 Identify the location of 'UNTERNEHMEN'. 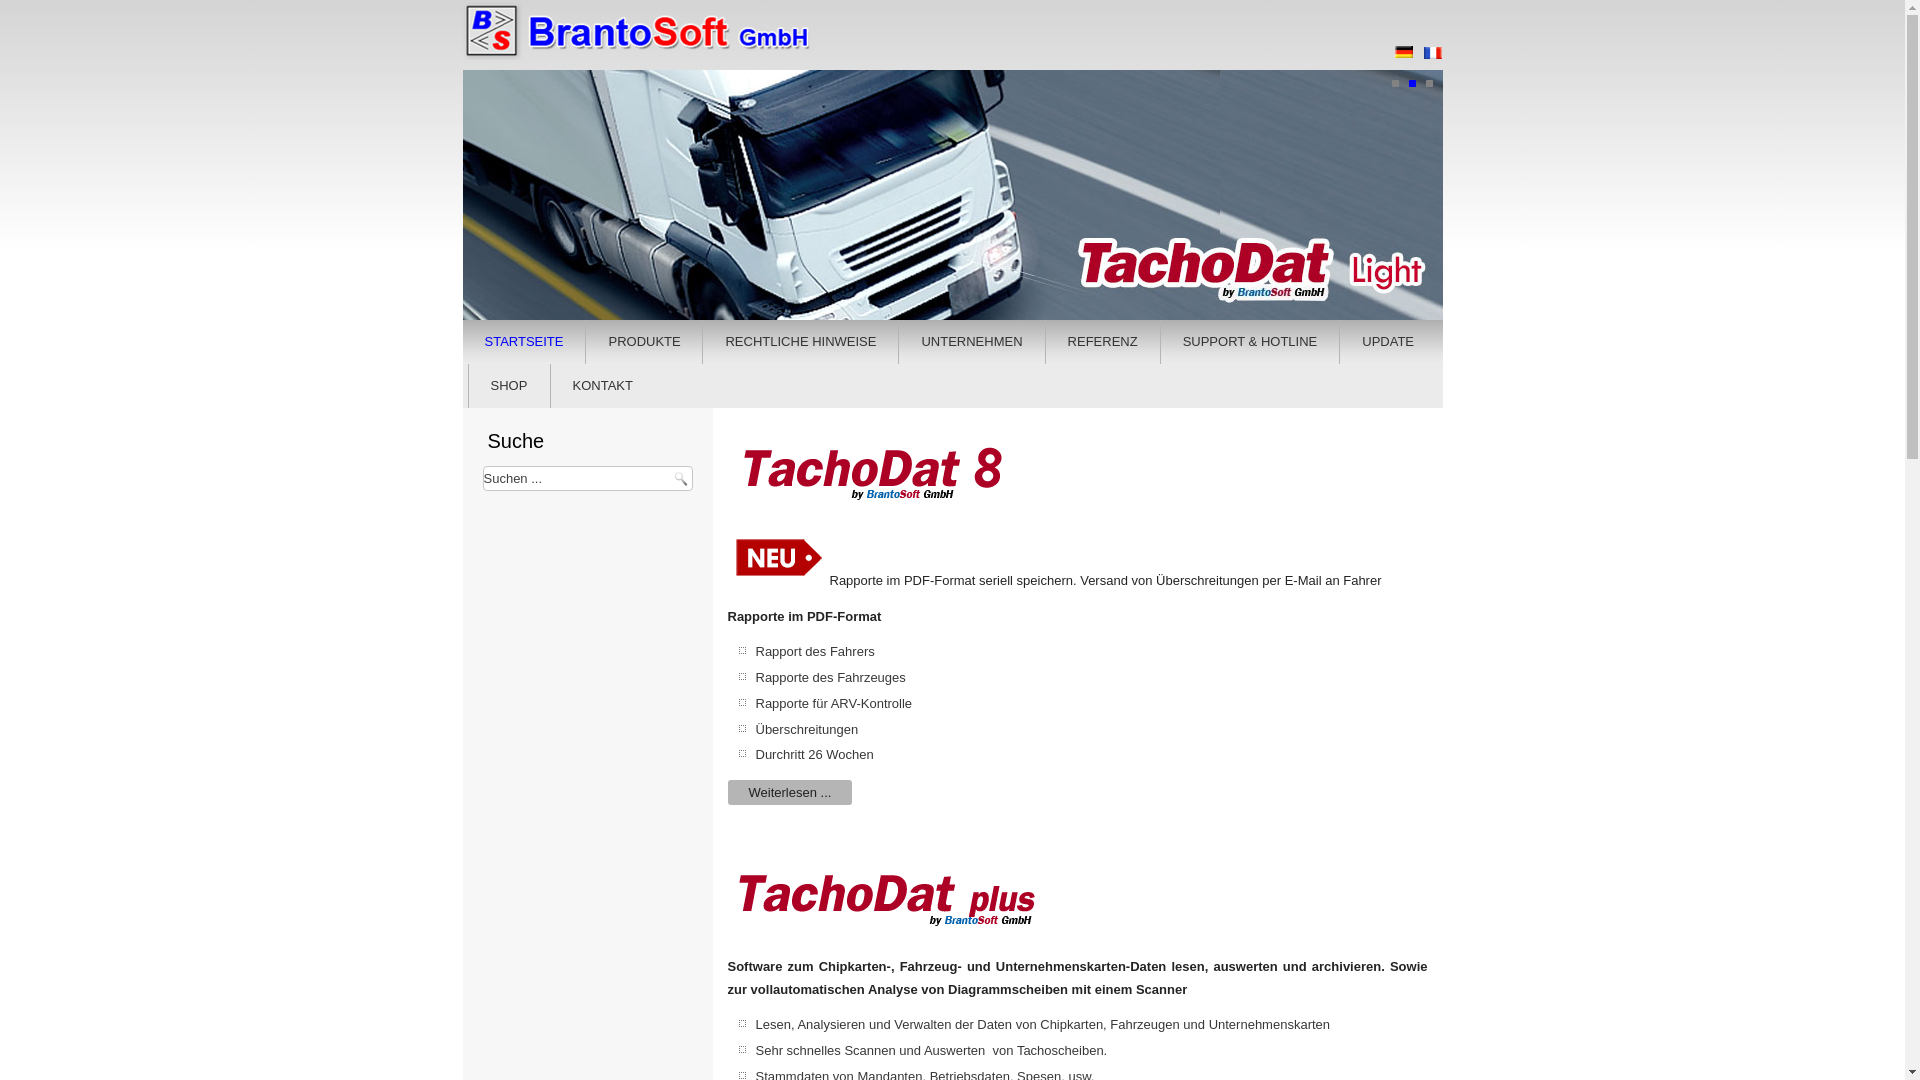
(902, 341).